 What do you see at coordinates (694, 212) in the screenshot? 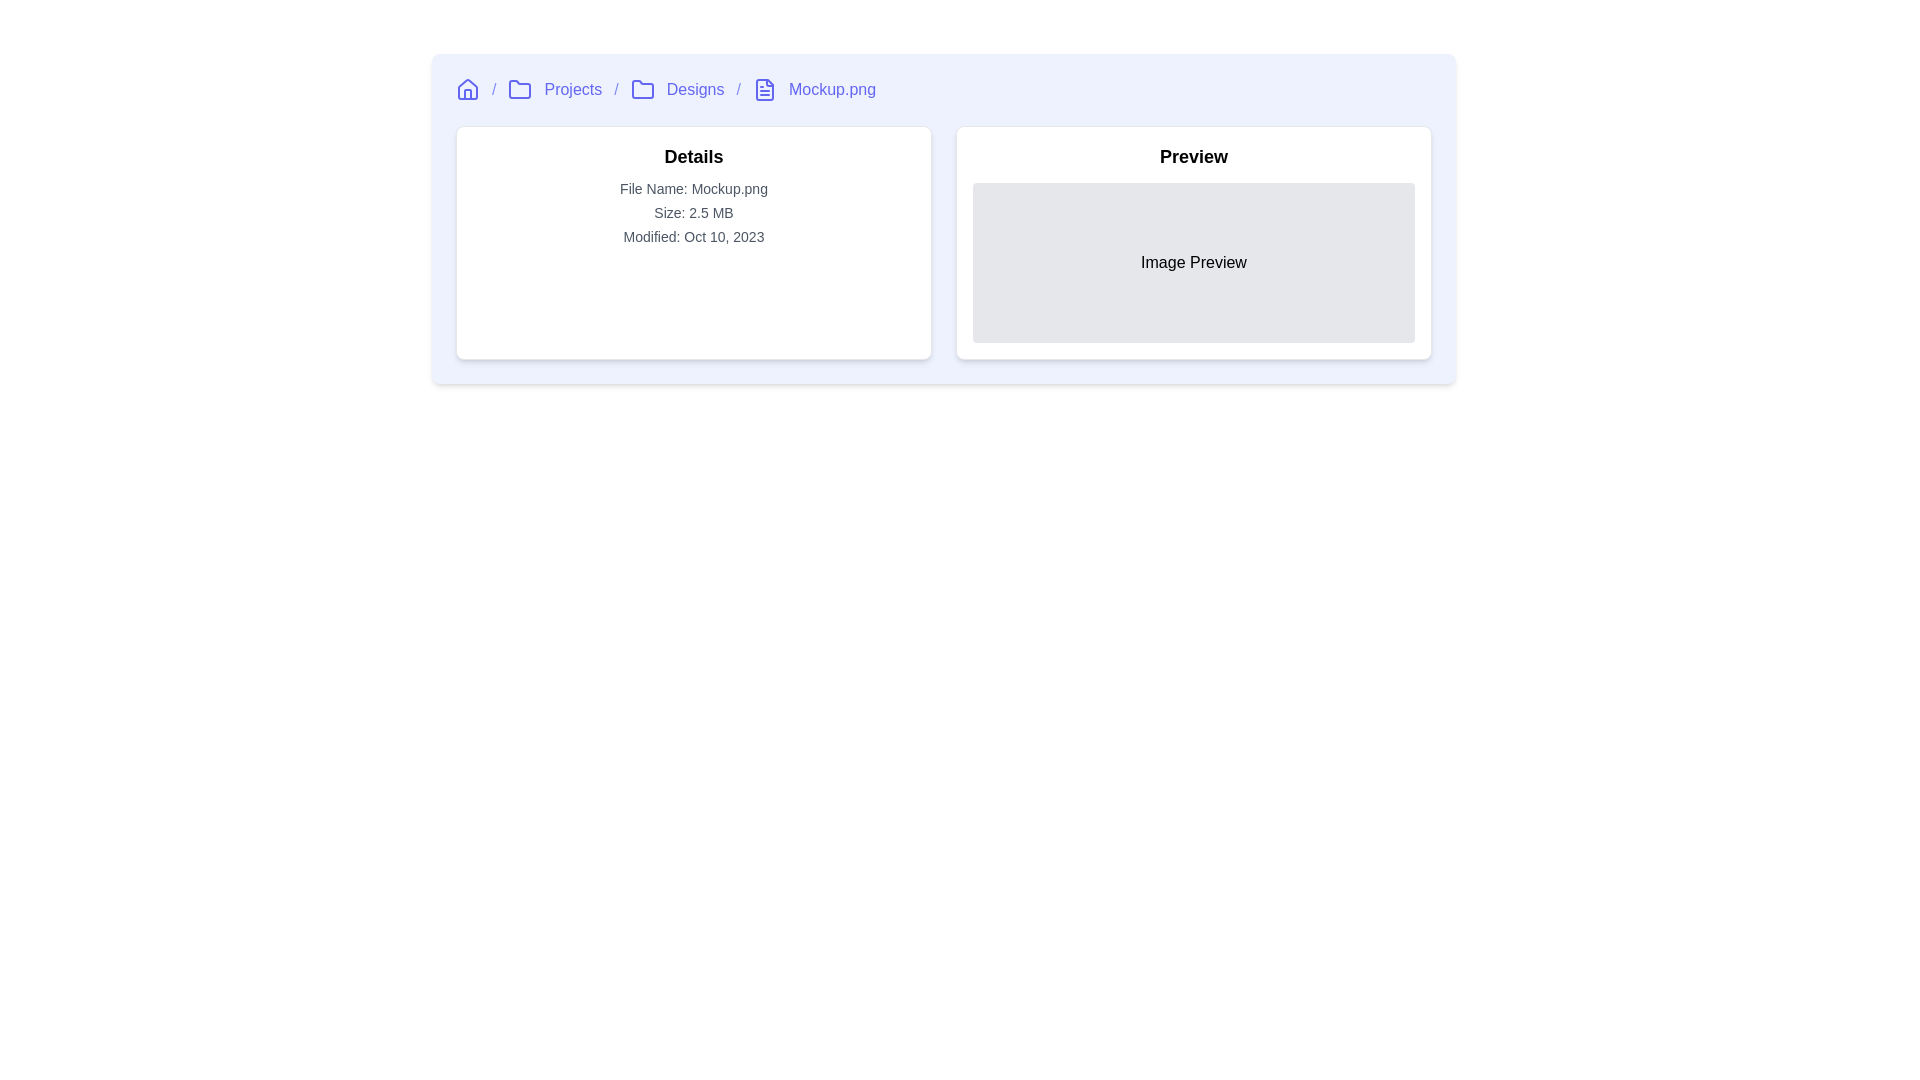
I see `the text display element showing 'Size: 2.5 MB', which is located below 'File Name: Mockup.png' and above 'Modified: Oct 10, 2023'` at bounding box center [694, 212].